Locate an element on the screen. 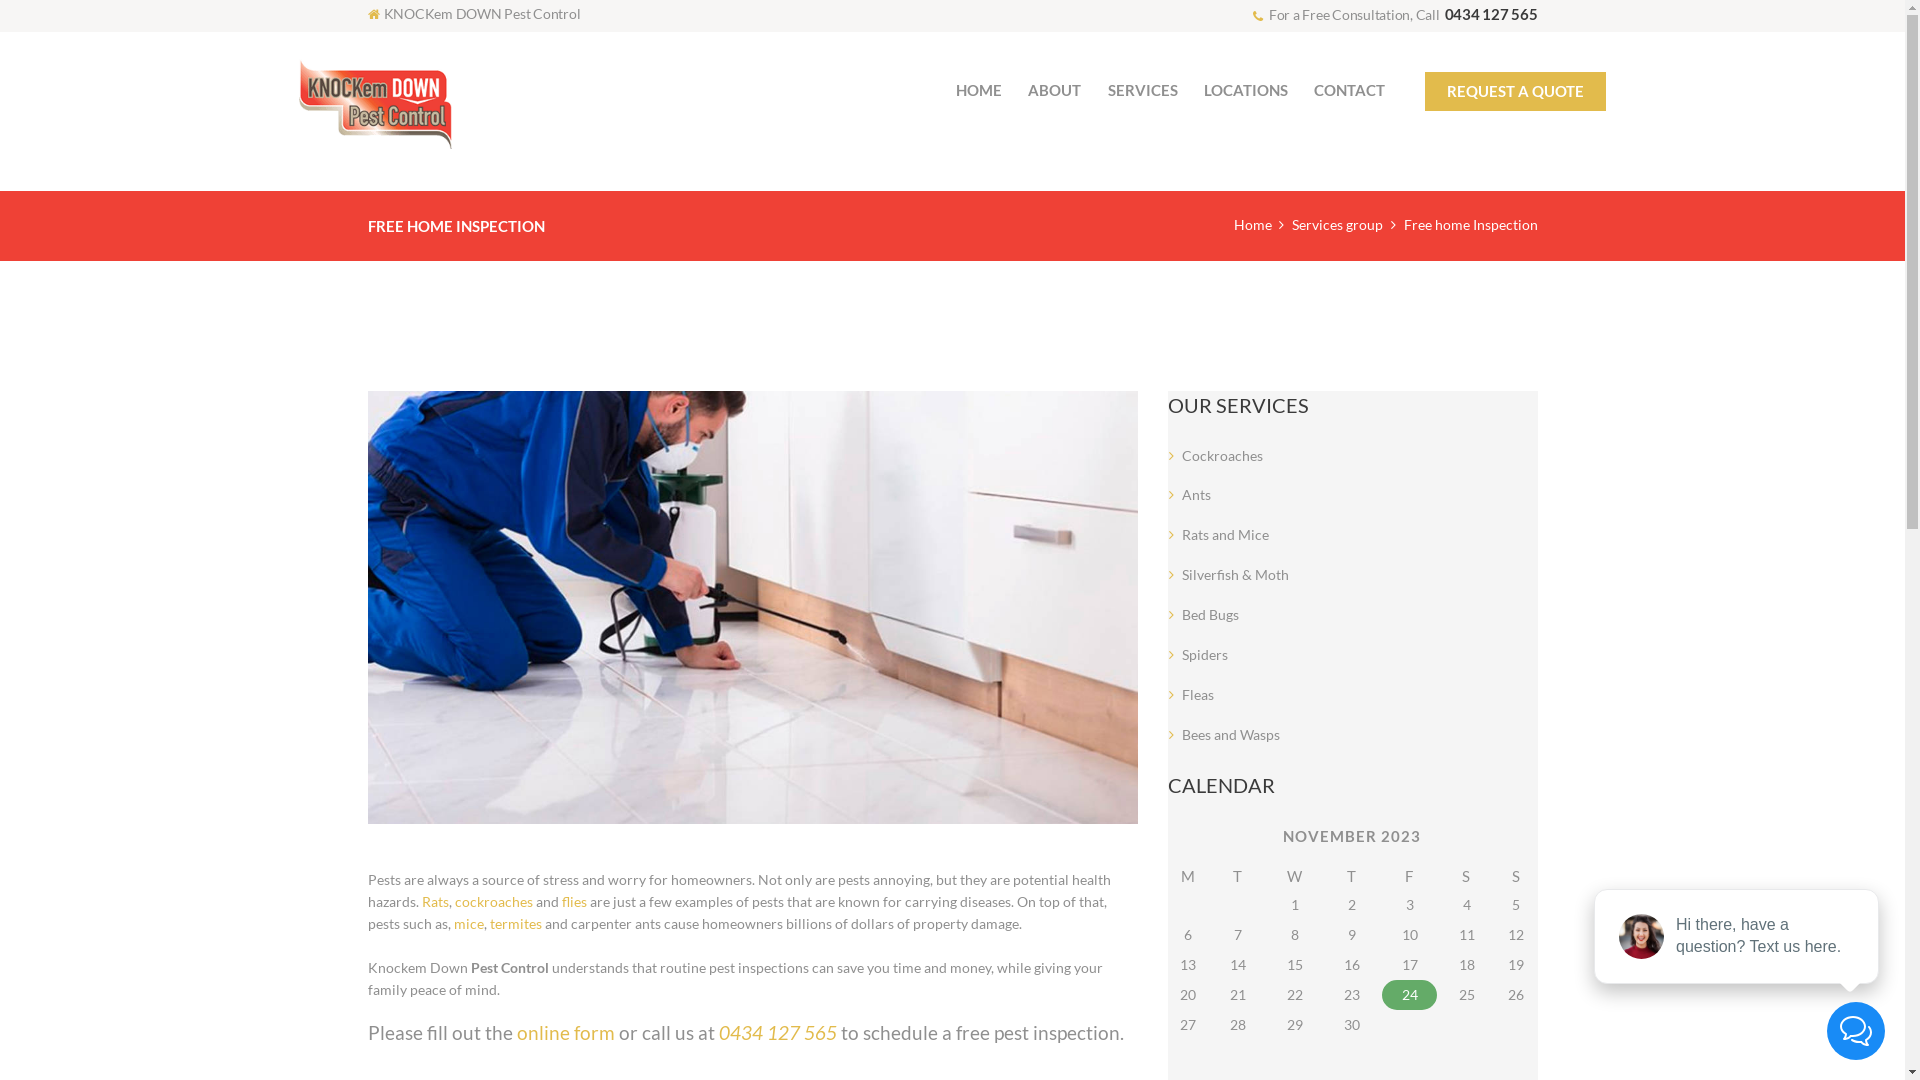  'HOME' is located at coordinates (979, 90).